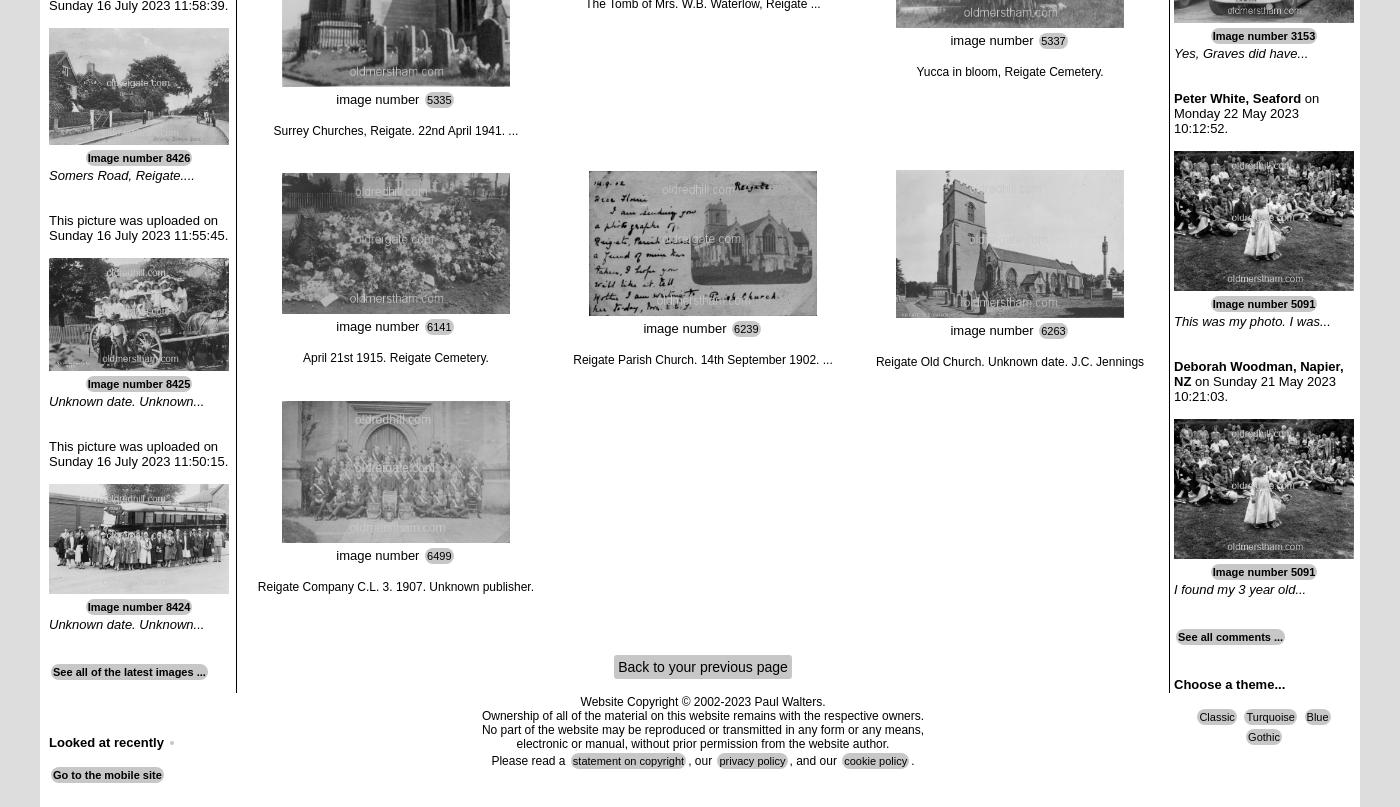  What do you see at coordinates (439, 98) in the screenshot?
I see `'5335'` at bounding box center [439, 98].